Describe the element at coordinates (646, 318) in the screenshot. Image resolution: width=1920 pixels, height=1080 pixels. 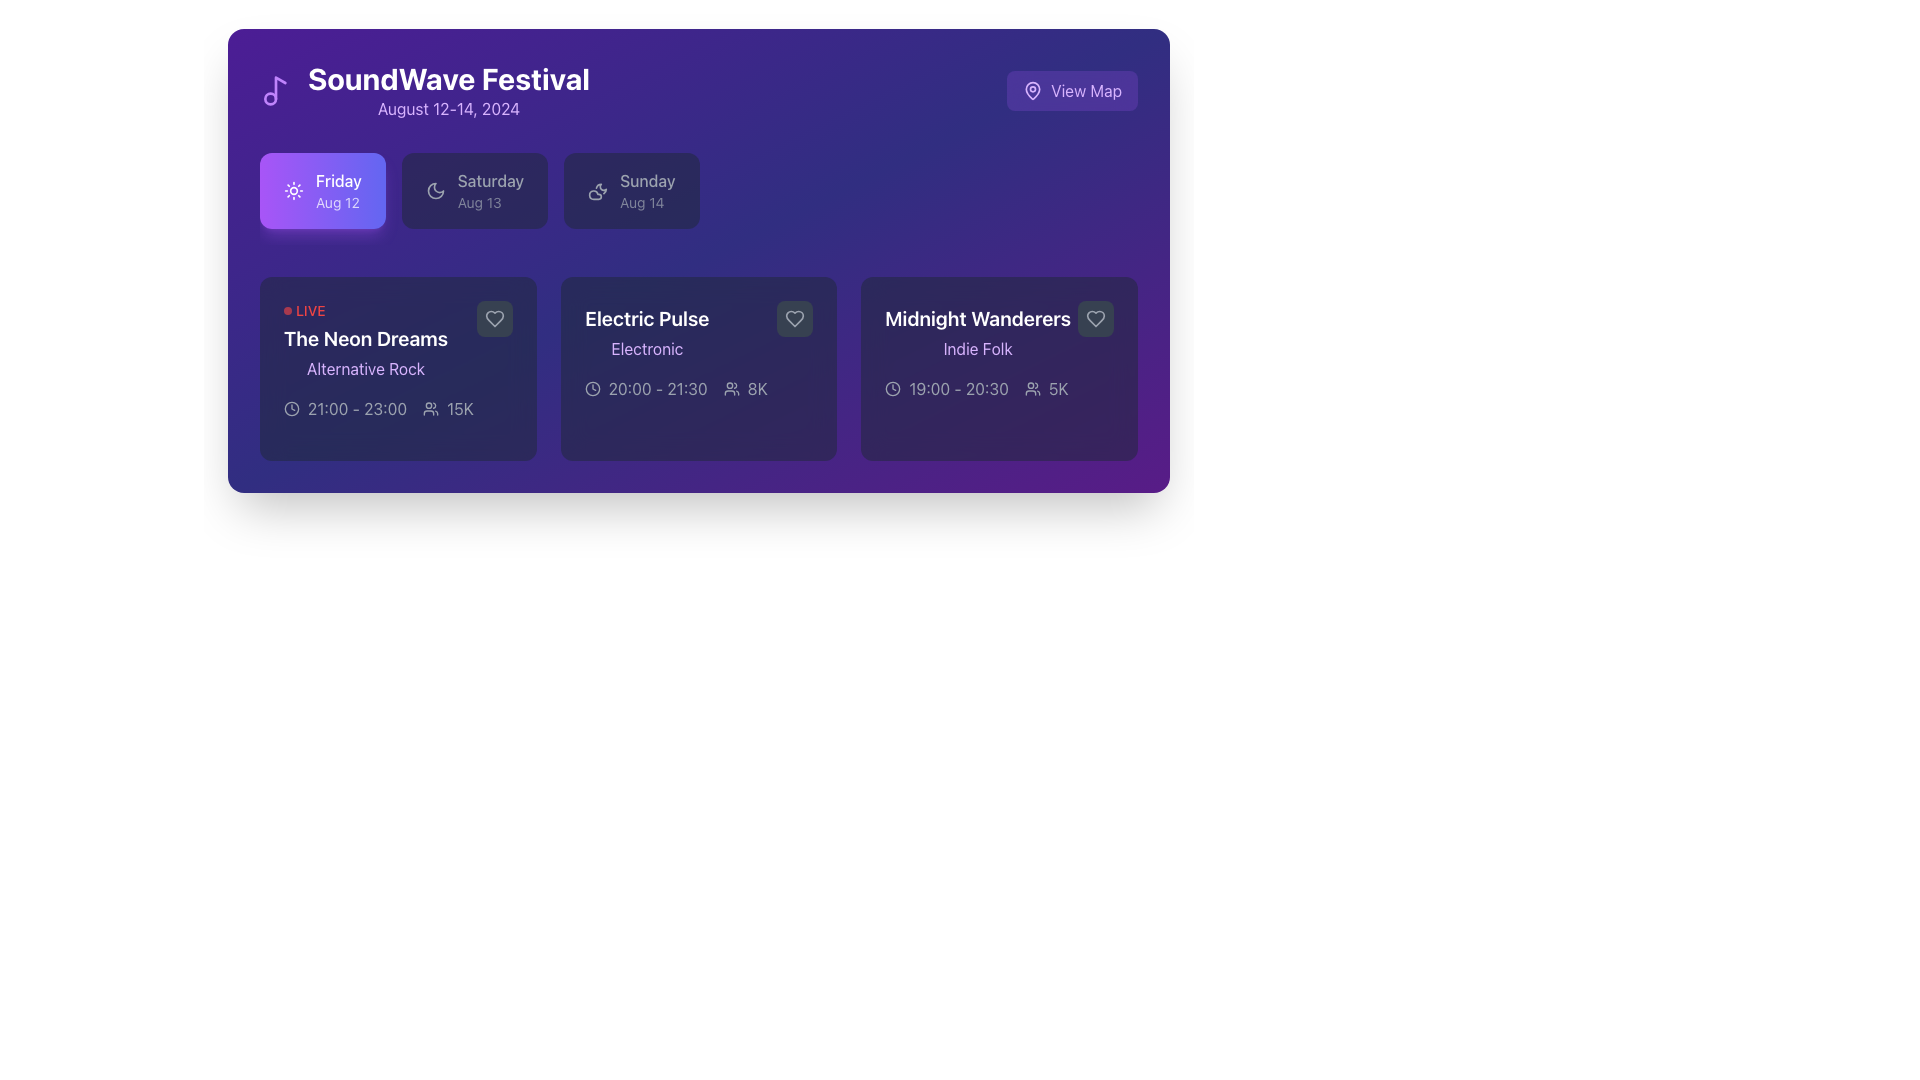
I see `the 'Electric Pulse' text label, which is prominently displayed in bold white font against a dark background, centrally located in the middle card of the second column of event cards, positioned between 'The Neon Dreams' and 'Midnight Wanderers'` at that location.